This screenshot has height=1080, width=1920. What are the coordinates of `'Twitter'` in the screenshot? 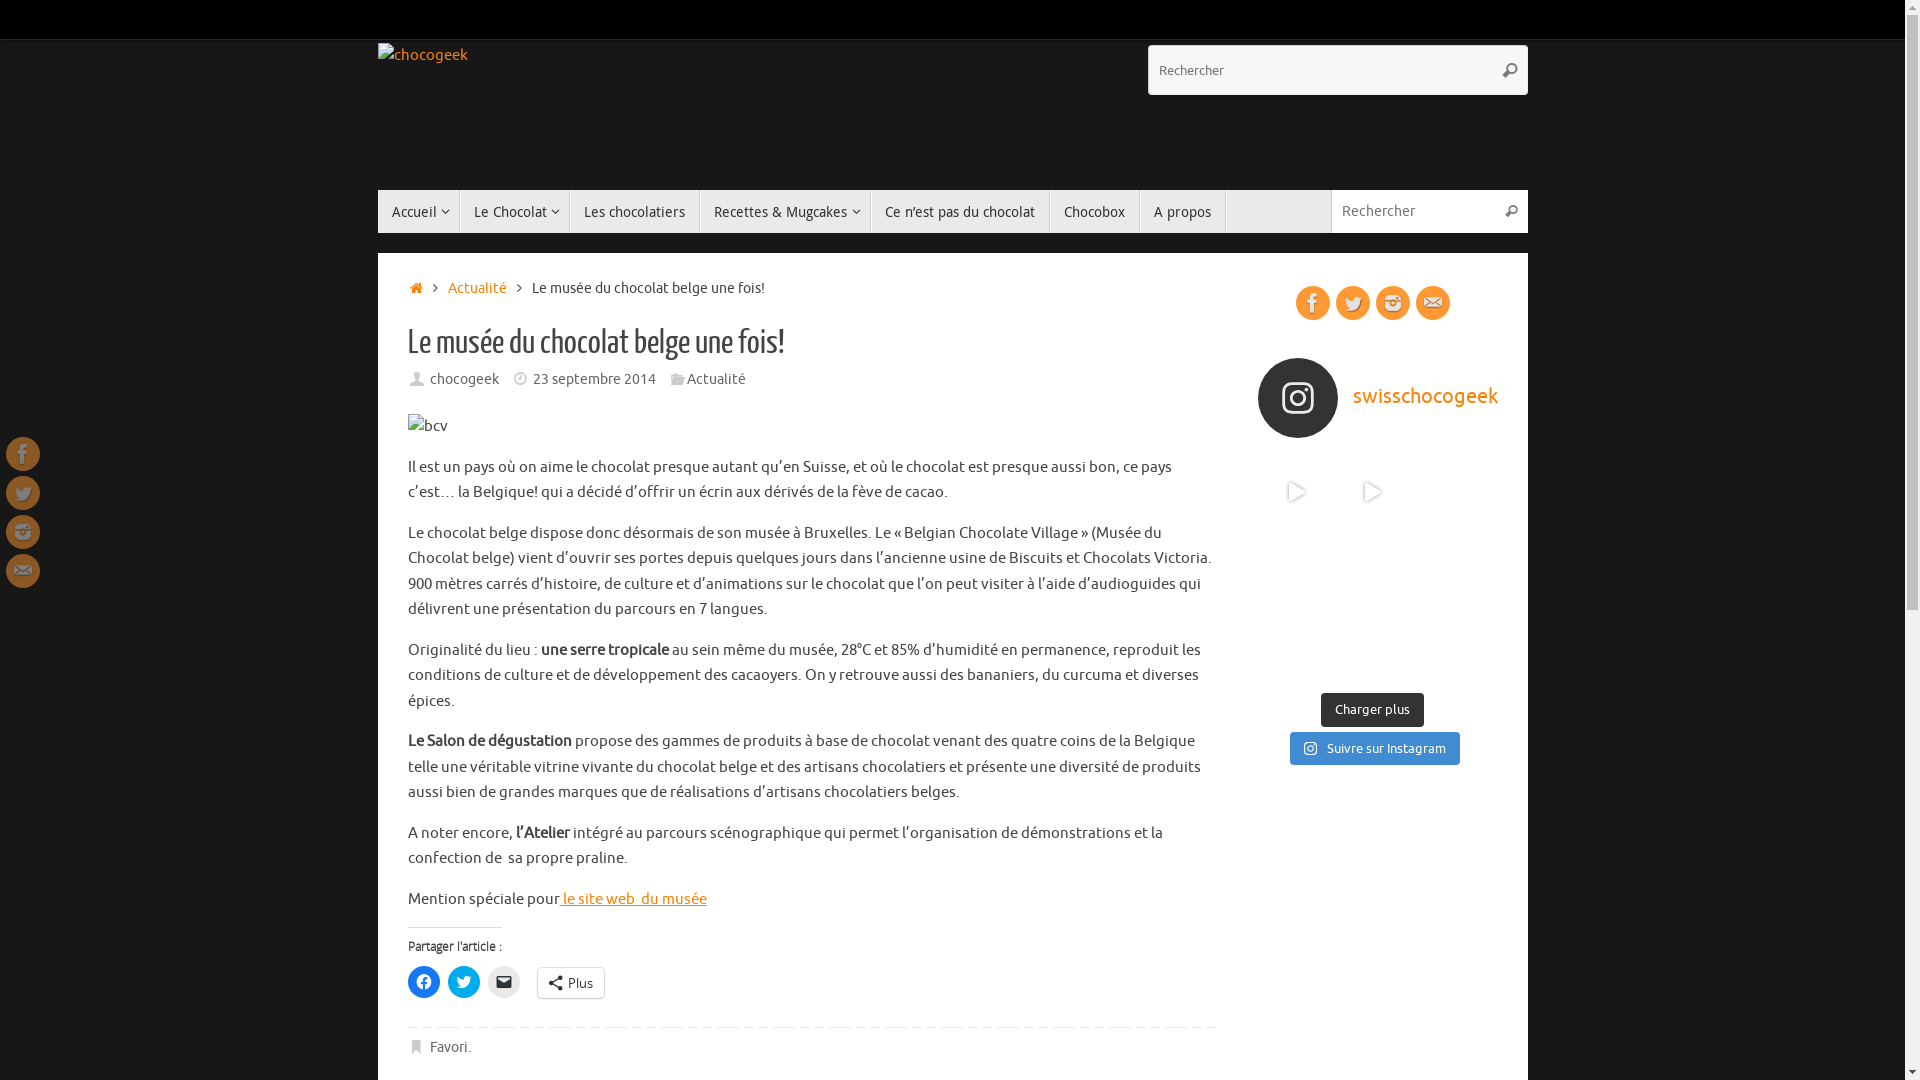 It's located at (1335, 303).